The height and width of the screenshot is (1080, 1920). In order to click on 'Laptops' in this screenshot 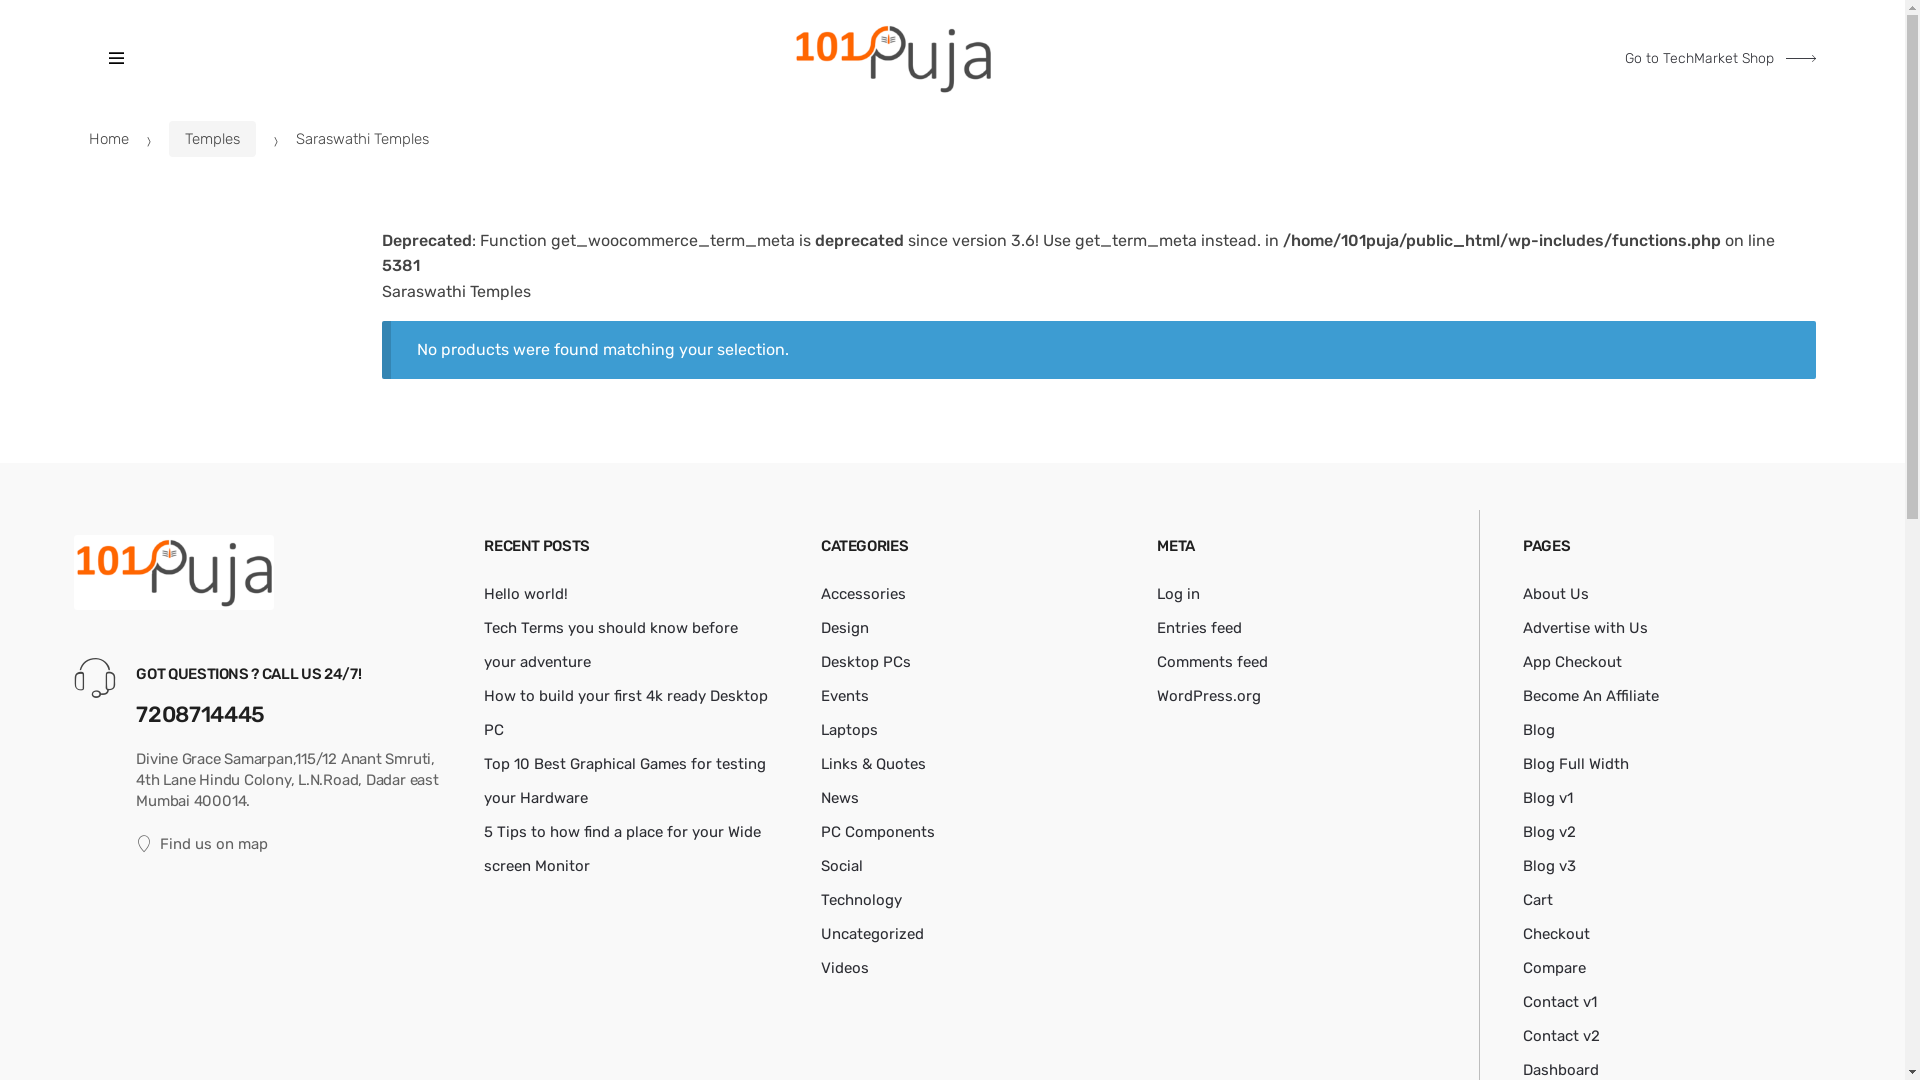, I will do `click(849, 729)`.